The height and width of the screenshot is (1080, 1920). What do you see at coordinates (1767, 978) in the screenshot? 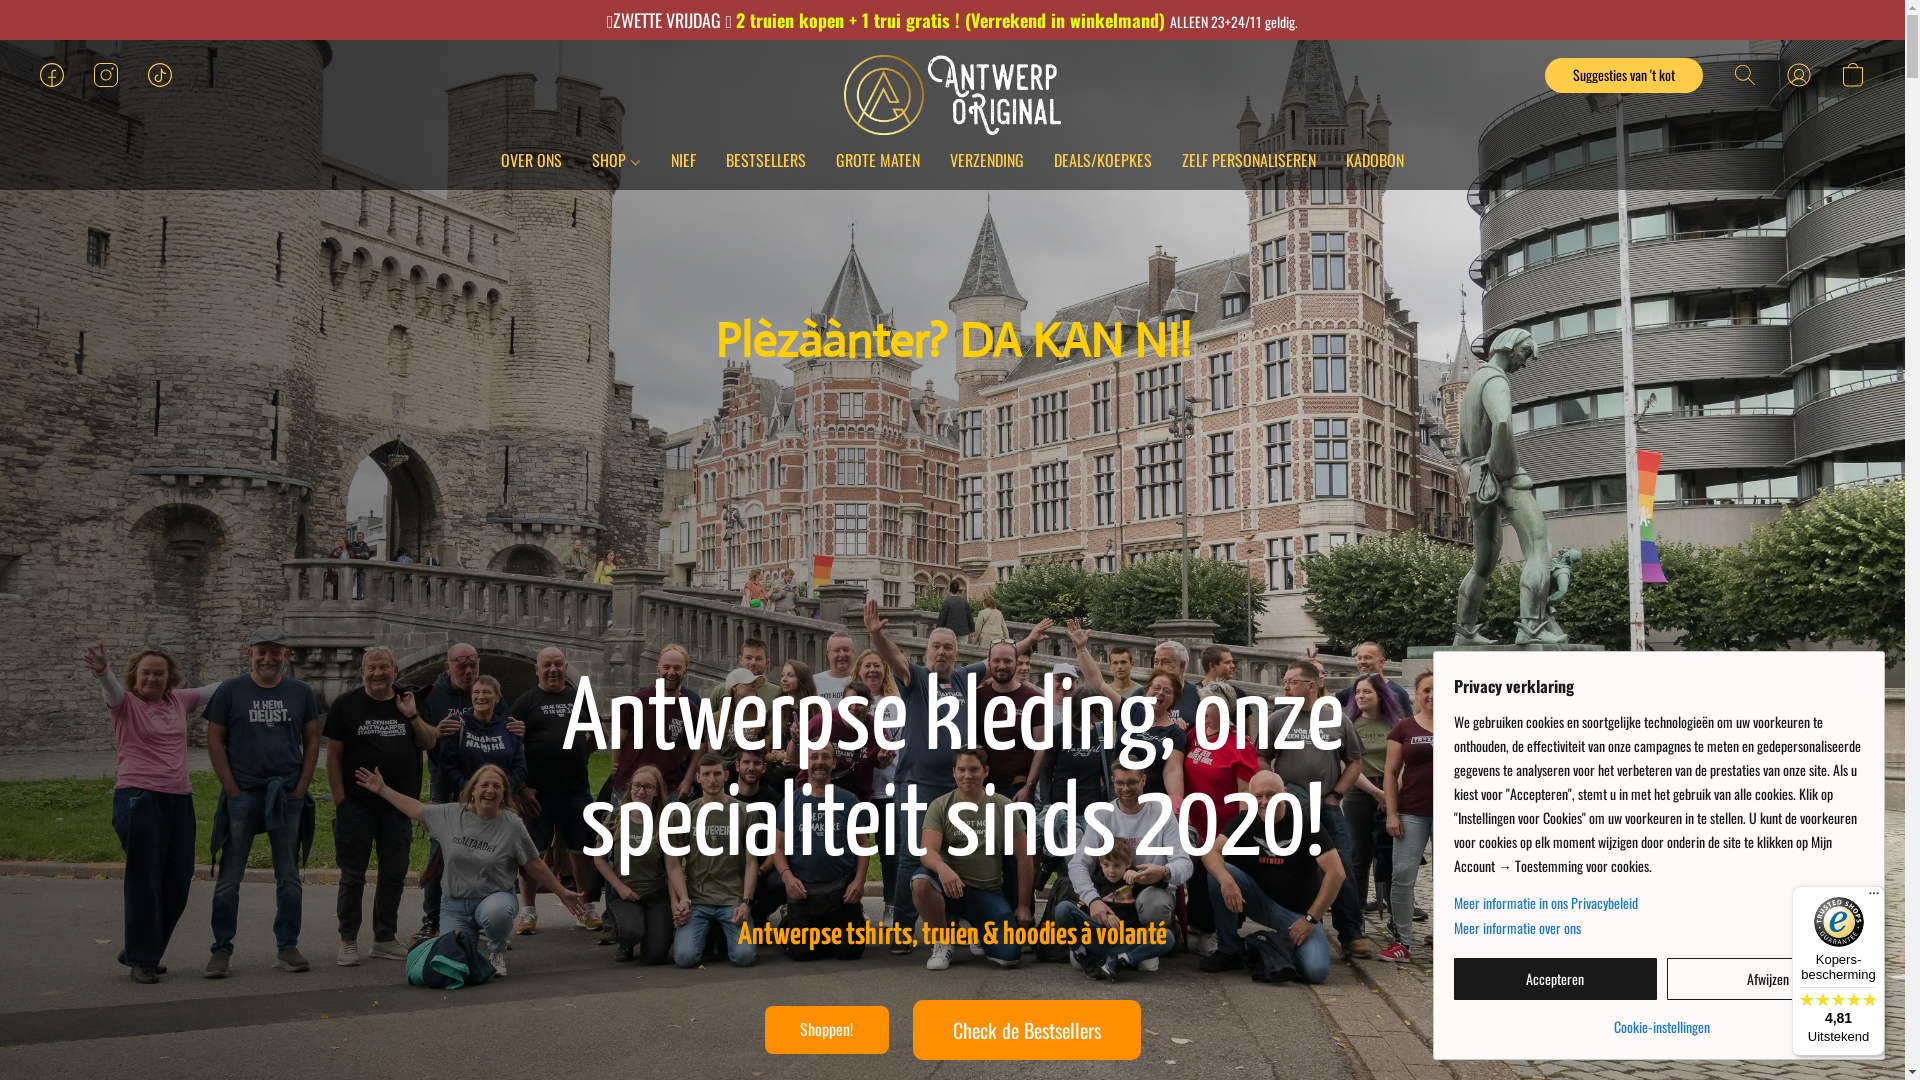
I see `'Afwijzen'` at bounding box center [1767, 978].